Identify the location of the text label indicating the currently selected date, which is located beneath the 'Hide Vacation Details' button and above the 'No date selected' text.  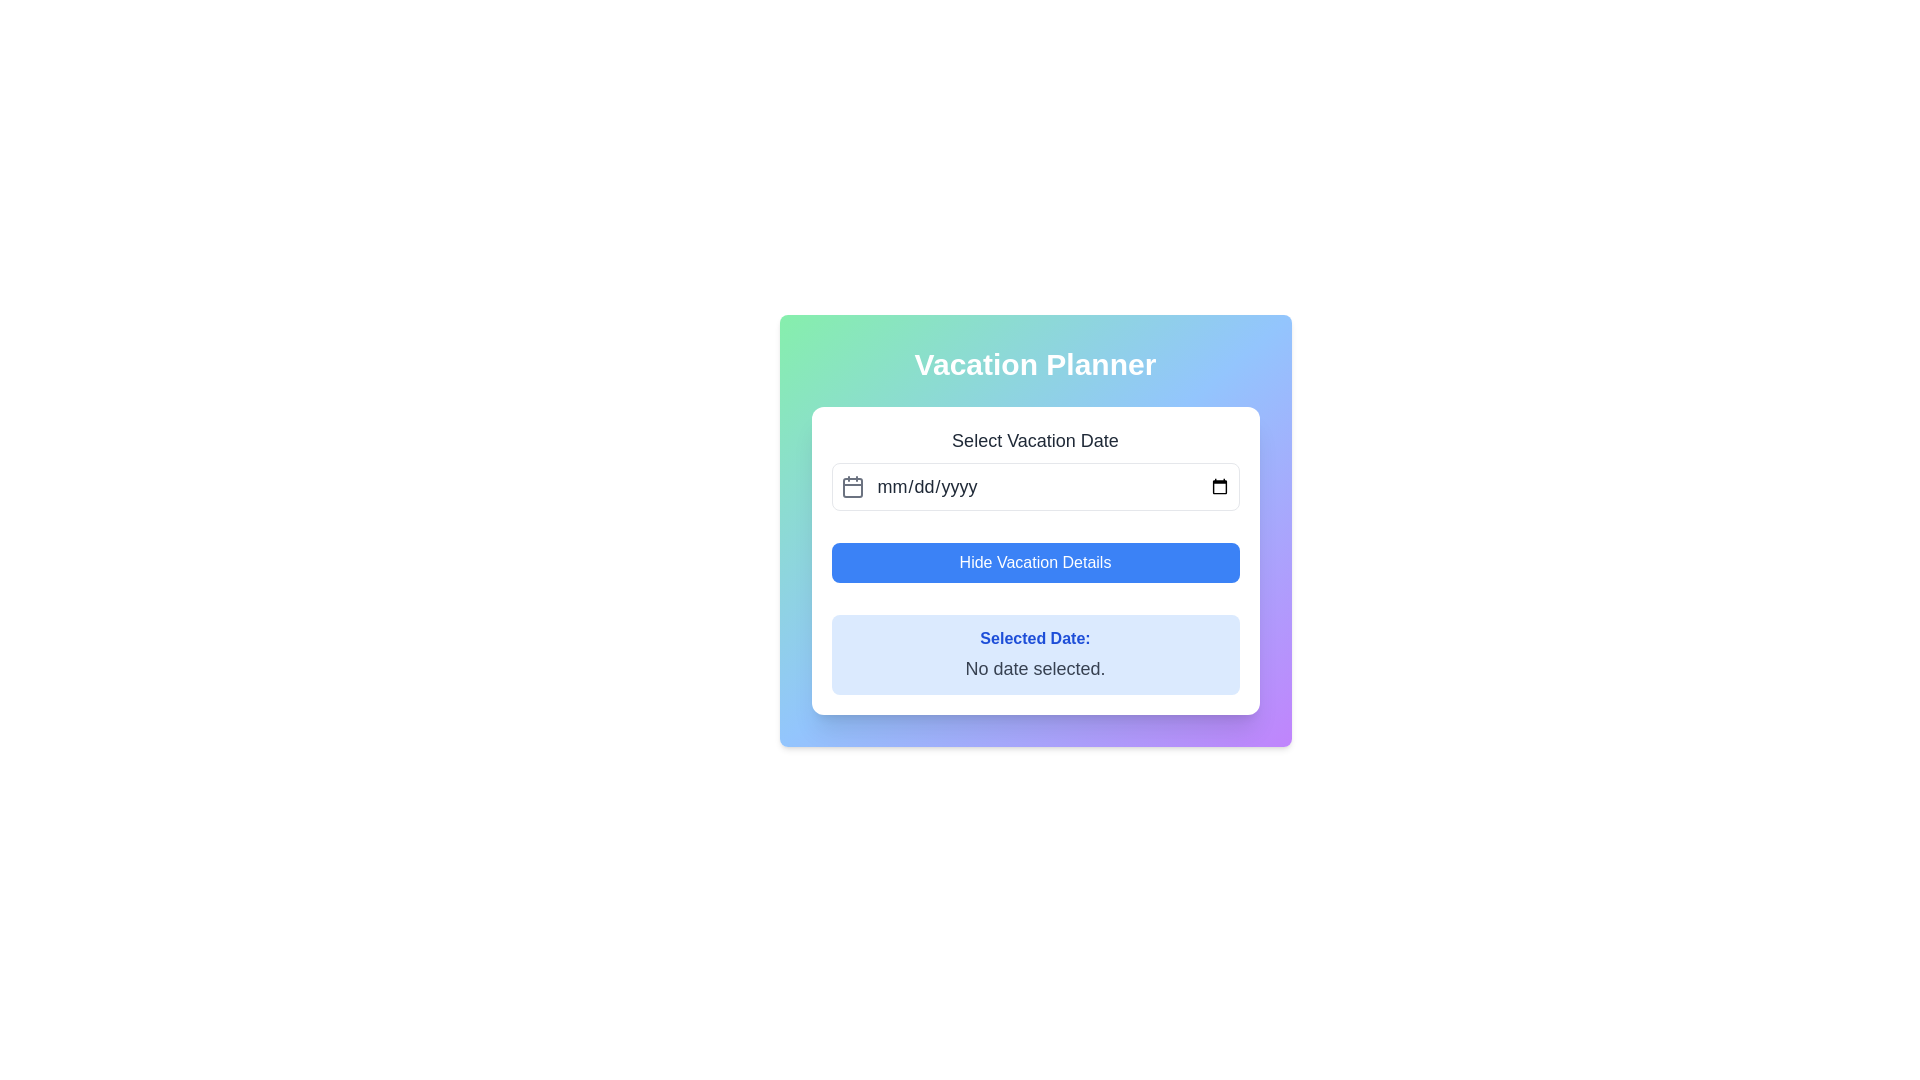
(1035, 639).